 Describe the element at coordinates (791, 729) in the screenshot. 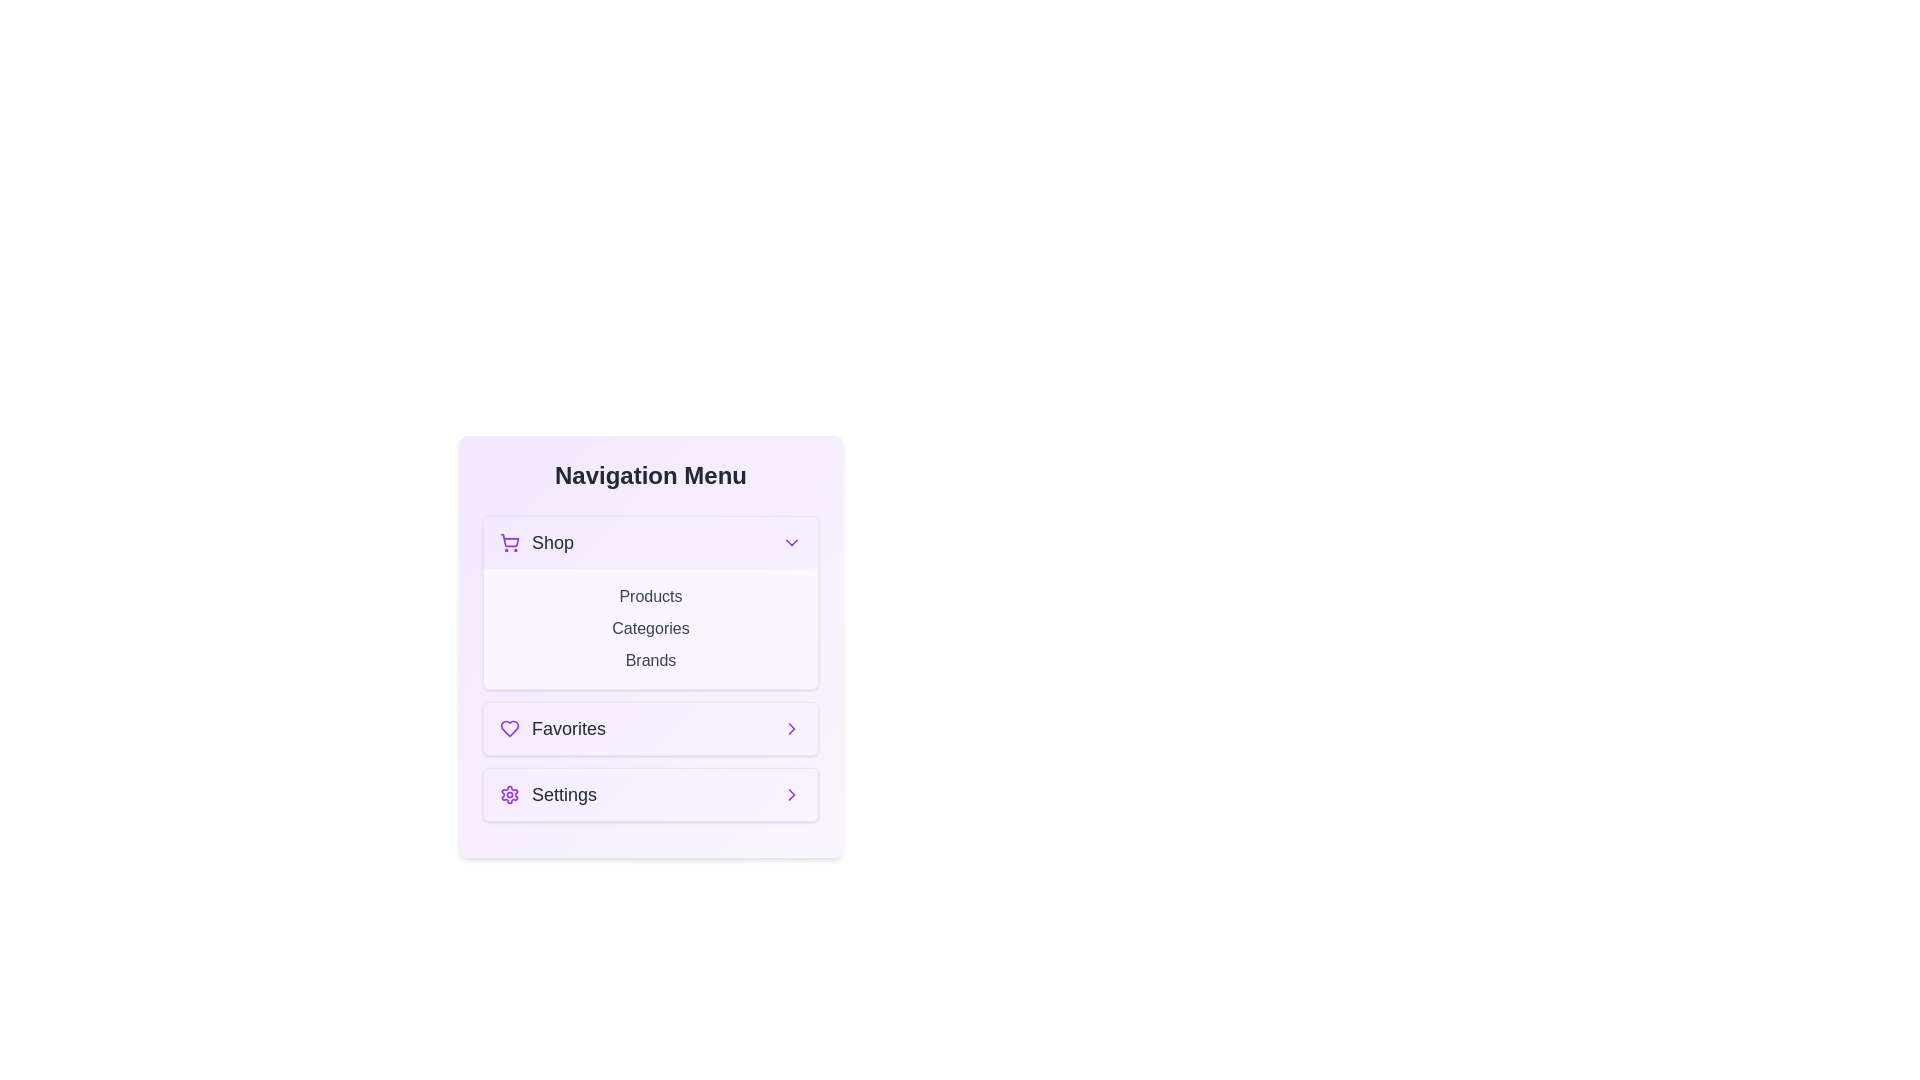

I see `the right-pointing chevron arrow icon, styled with purple coloring, located on the extreme right side of the 'Settings' option row in the navigation menu` at that location.